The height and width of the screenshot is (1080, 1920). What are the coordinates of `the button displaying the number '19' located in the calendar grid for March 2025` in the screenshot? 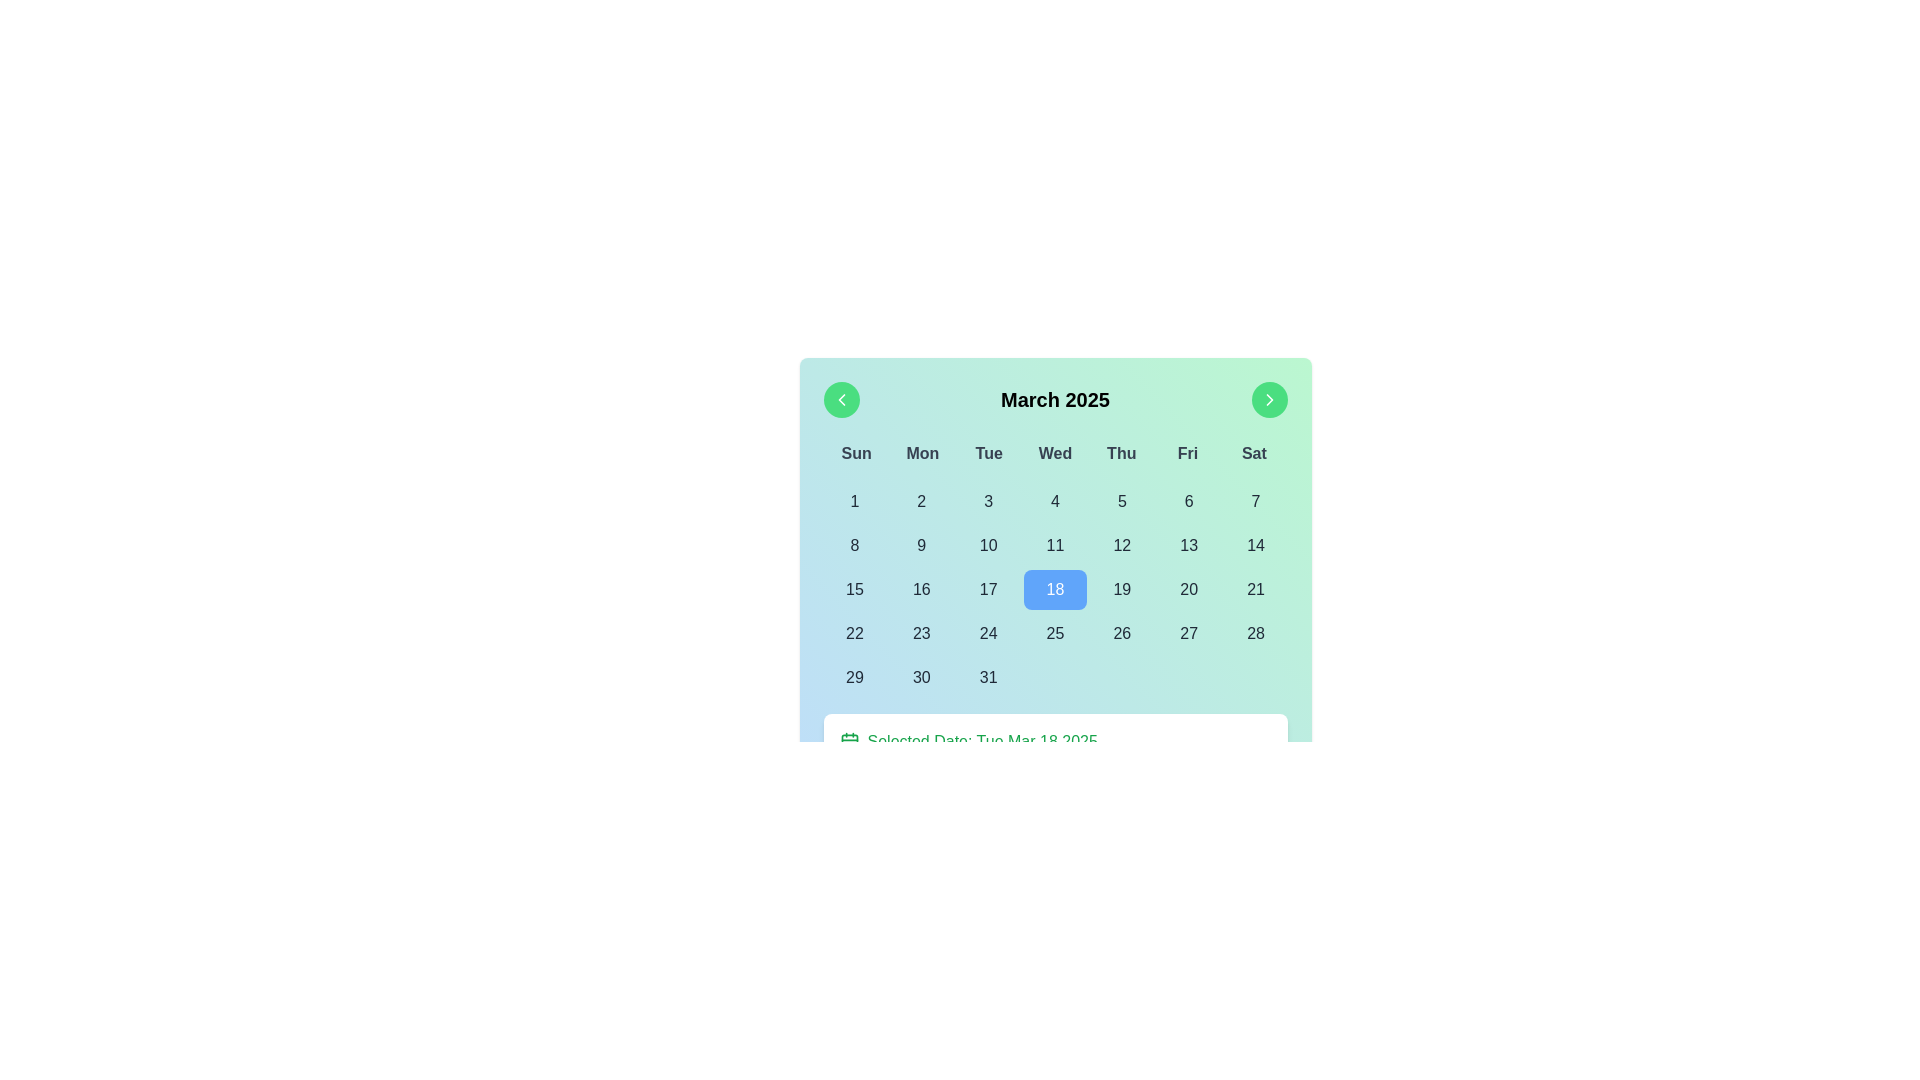 It's located at (1122, 589).